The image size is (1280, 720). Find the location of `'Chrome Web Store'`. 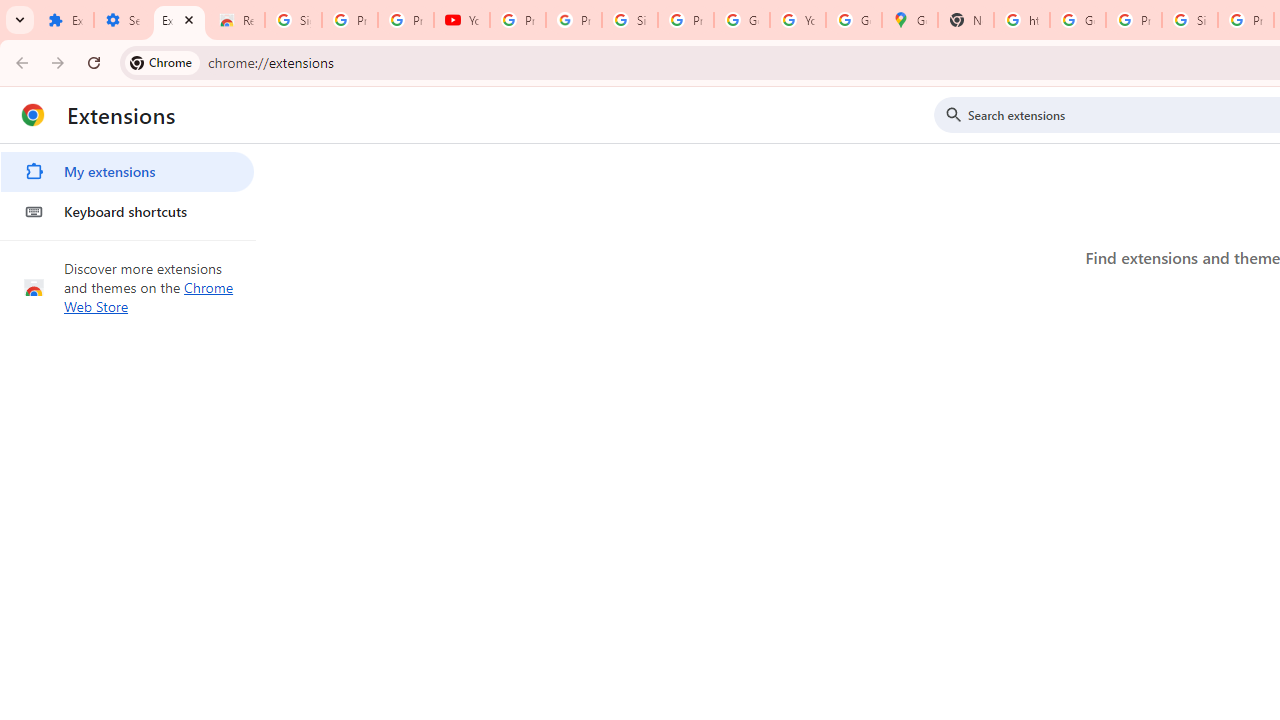

'Chrome Web Store' is located at coordinates (148, 297).